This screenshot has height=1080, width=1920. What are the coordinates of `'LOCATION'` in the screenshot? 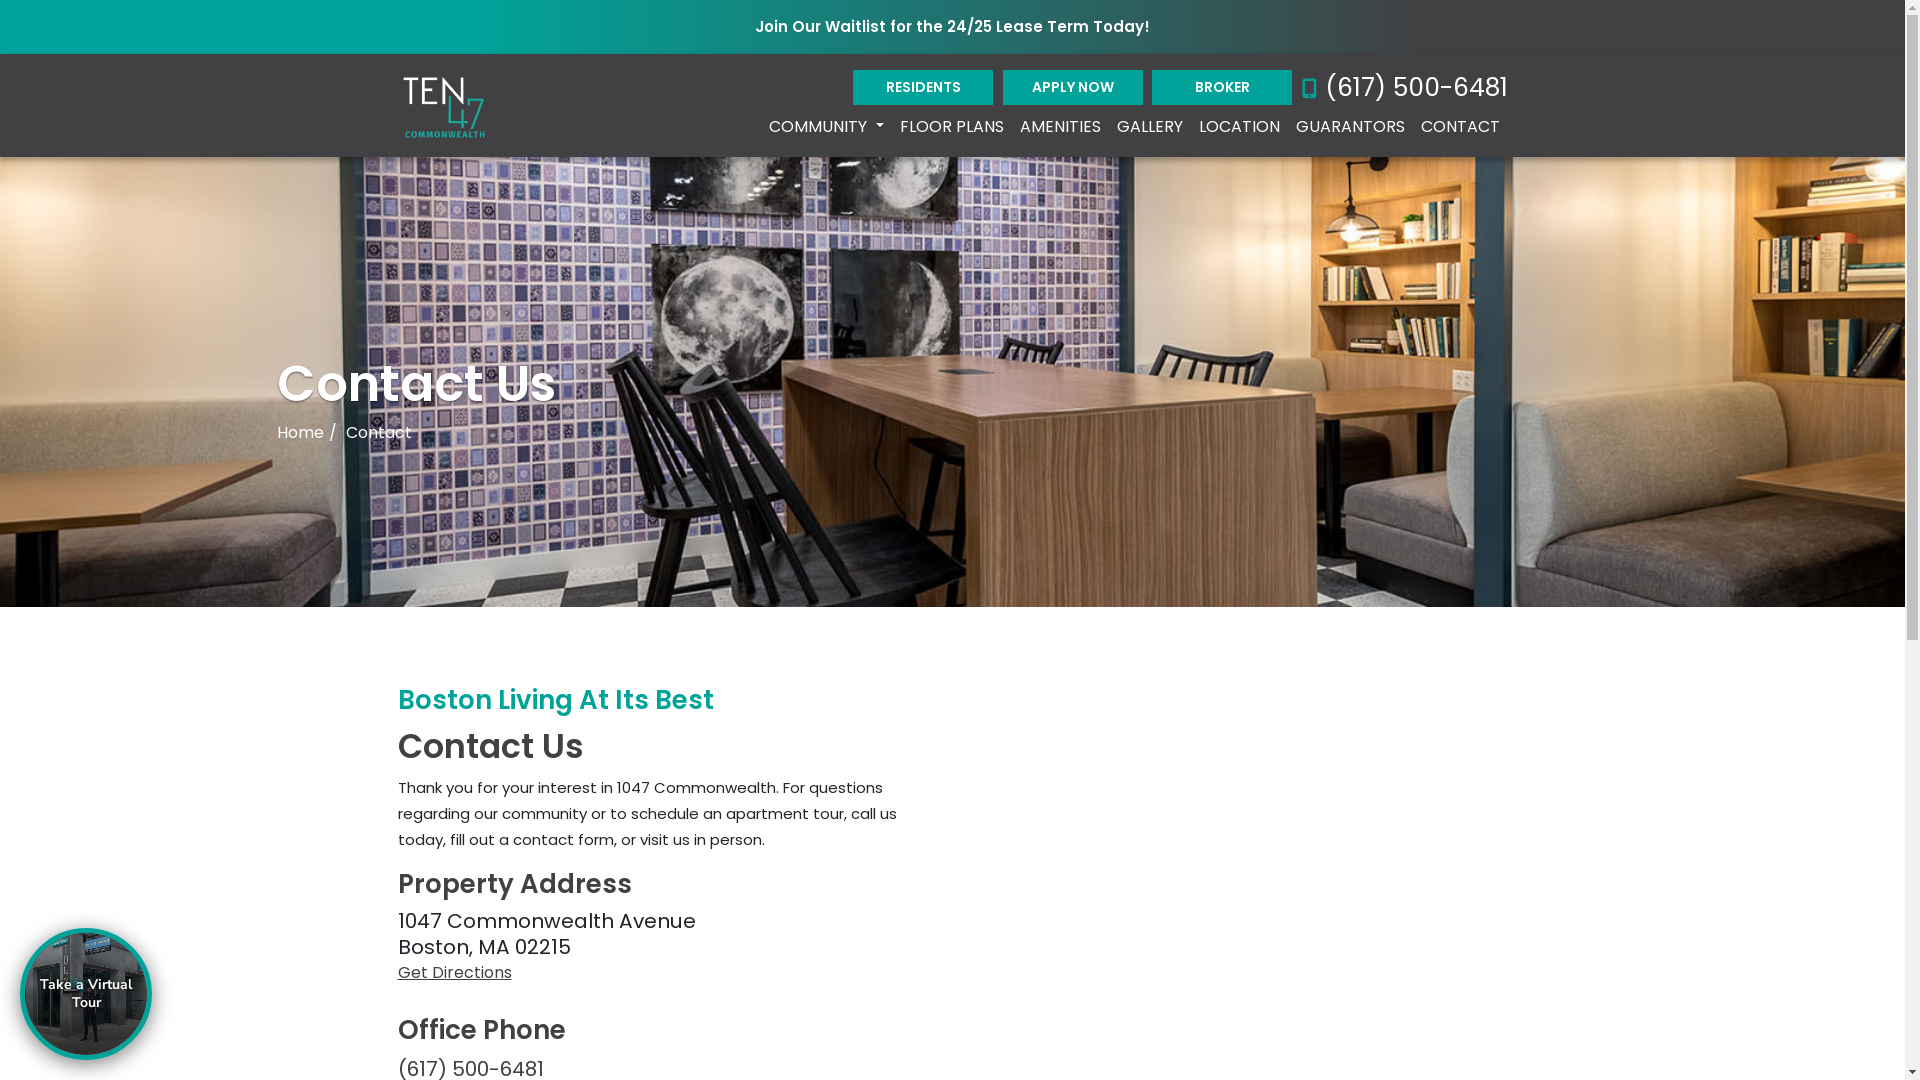 It's located at (1237, 126).